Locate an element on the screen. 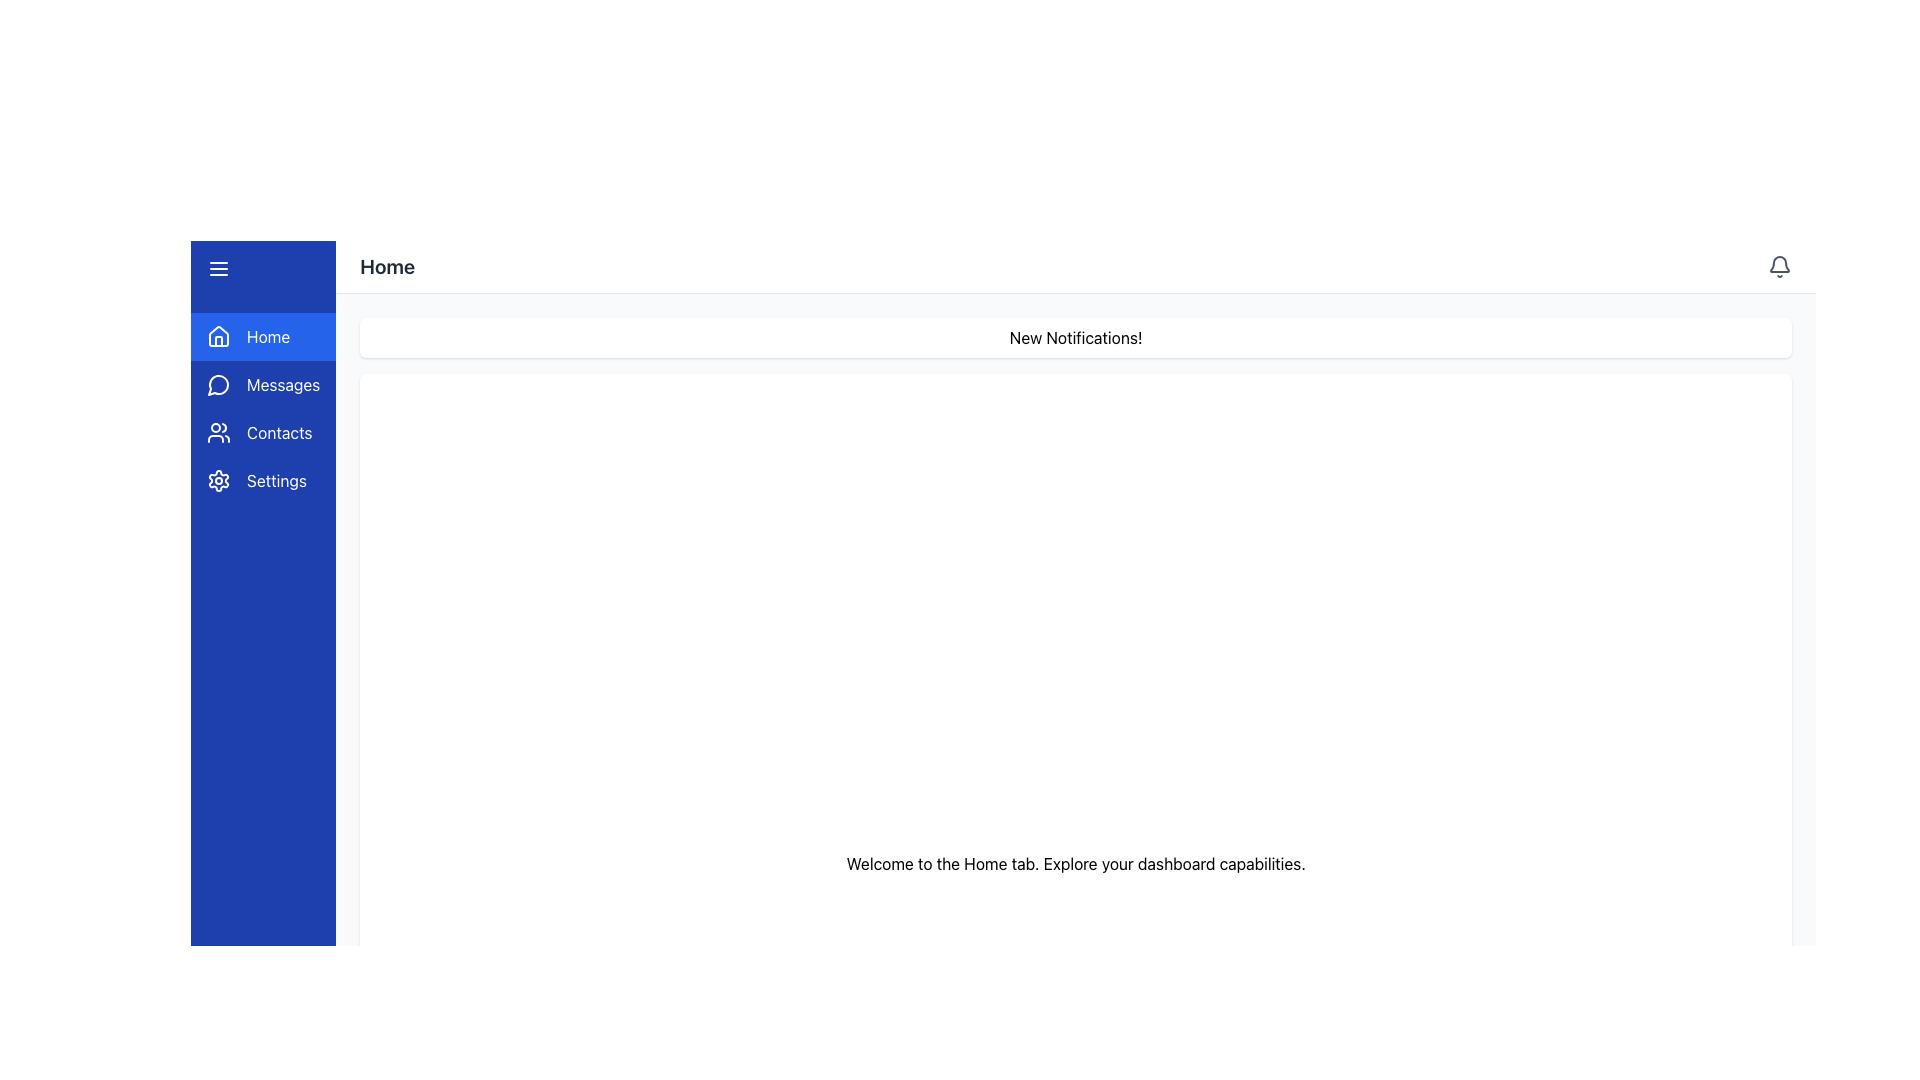 Image resolution: width=1920 pixels, height=1080 pixels. the 'Messages' text label, which is the second item is located at coordinates (282, 385).